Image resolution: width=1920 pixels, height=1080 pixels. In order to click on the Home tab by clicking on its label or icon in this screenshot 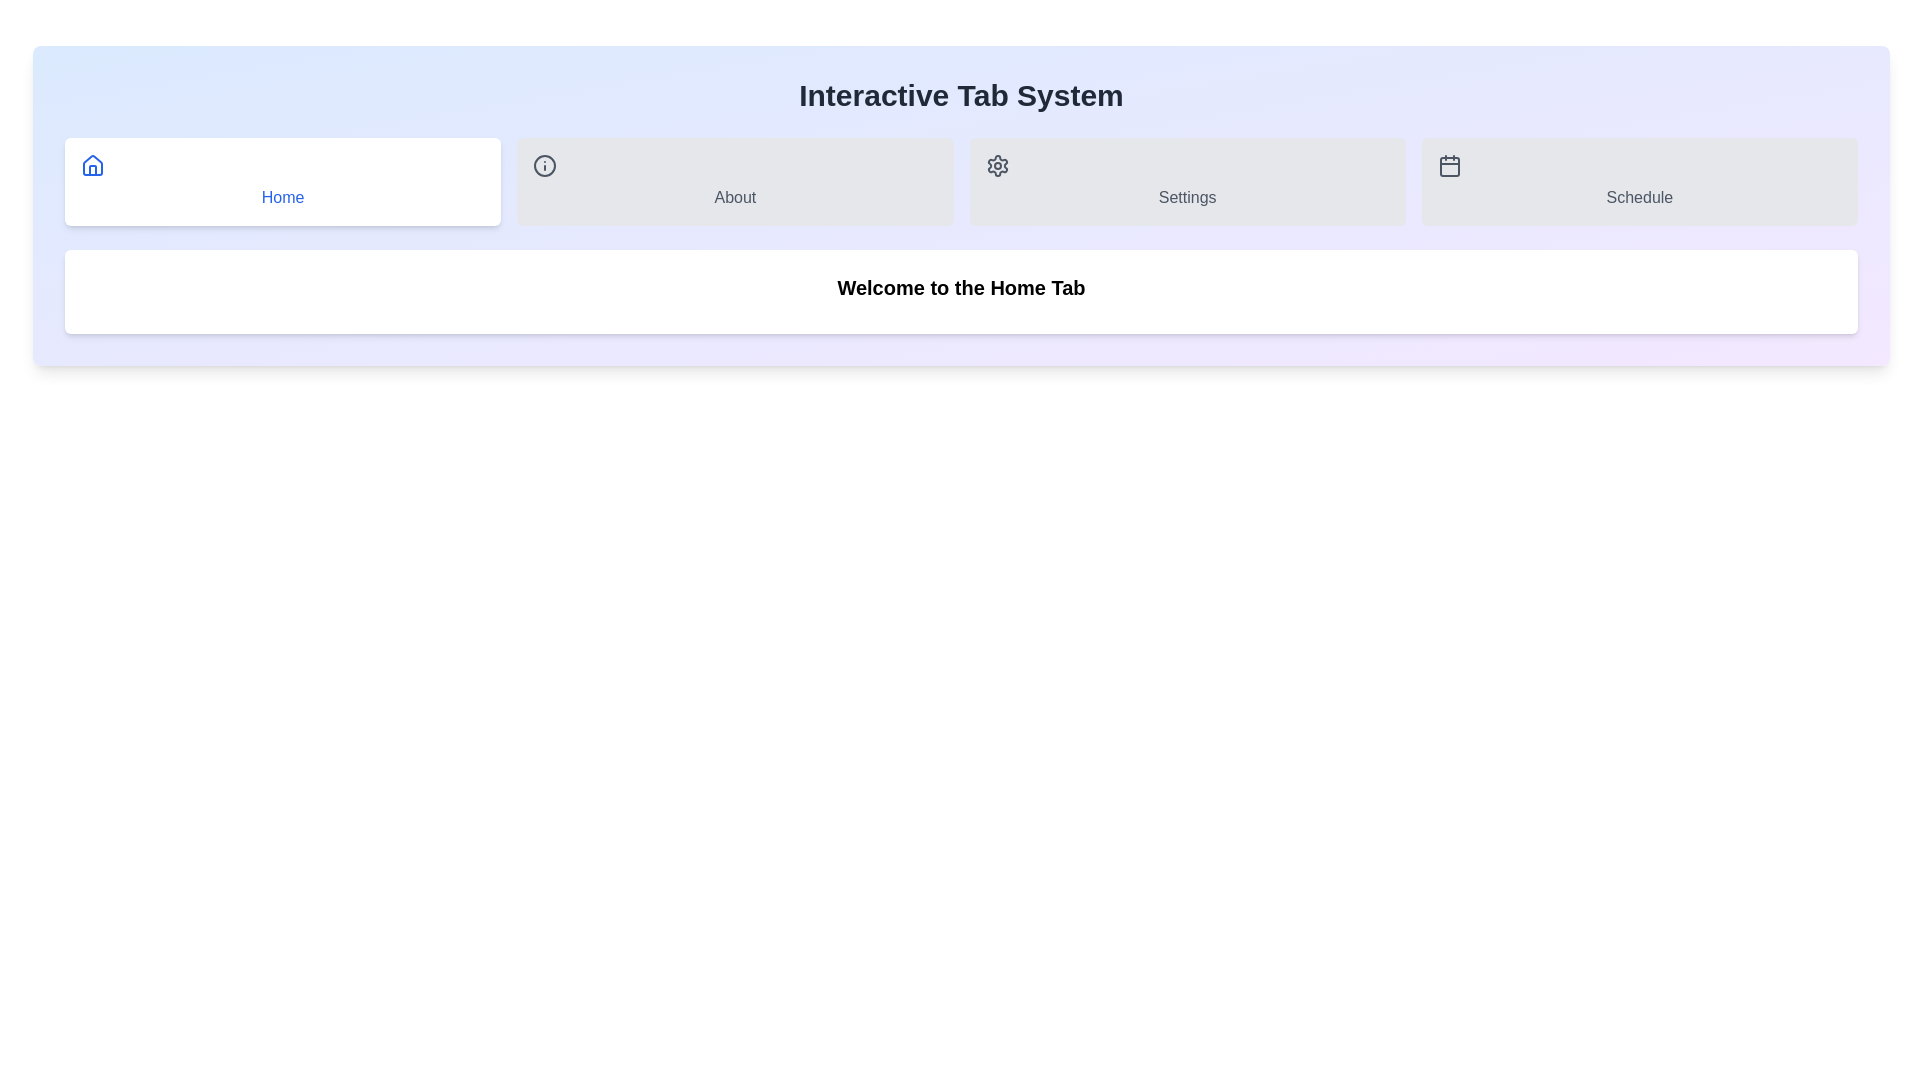, I will do `click(282, 181)`.